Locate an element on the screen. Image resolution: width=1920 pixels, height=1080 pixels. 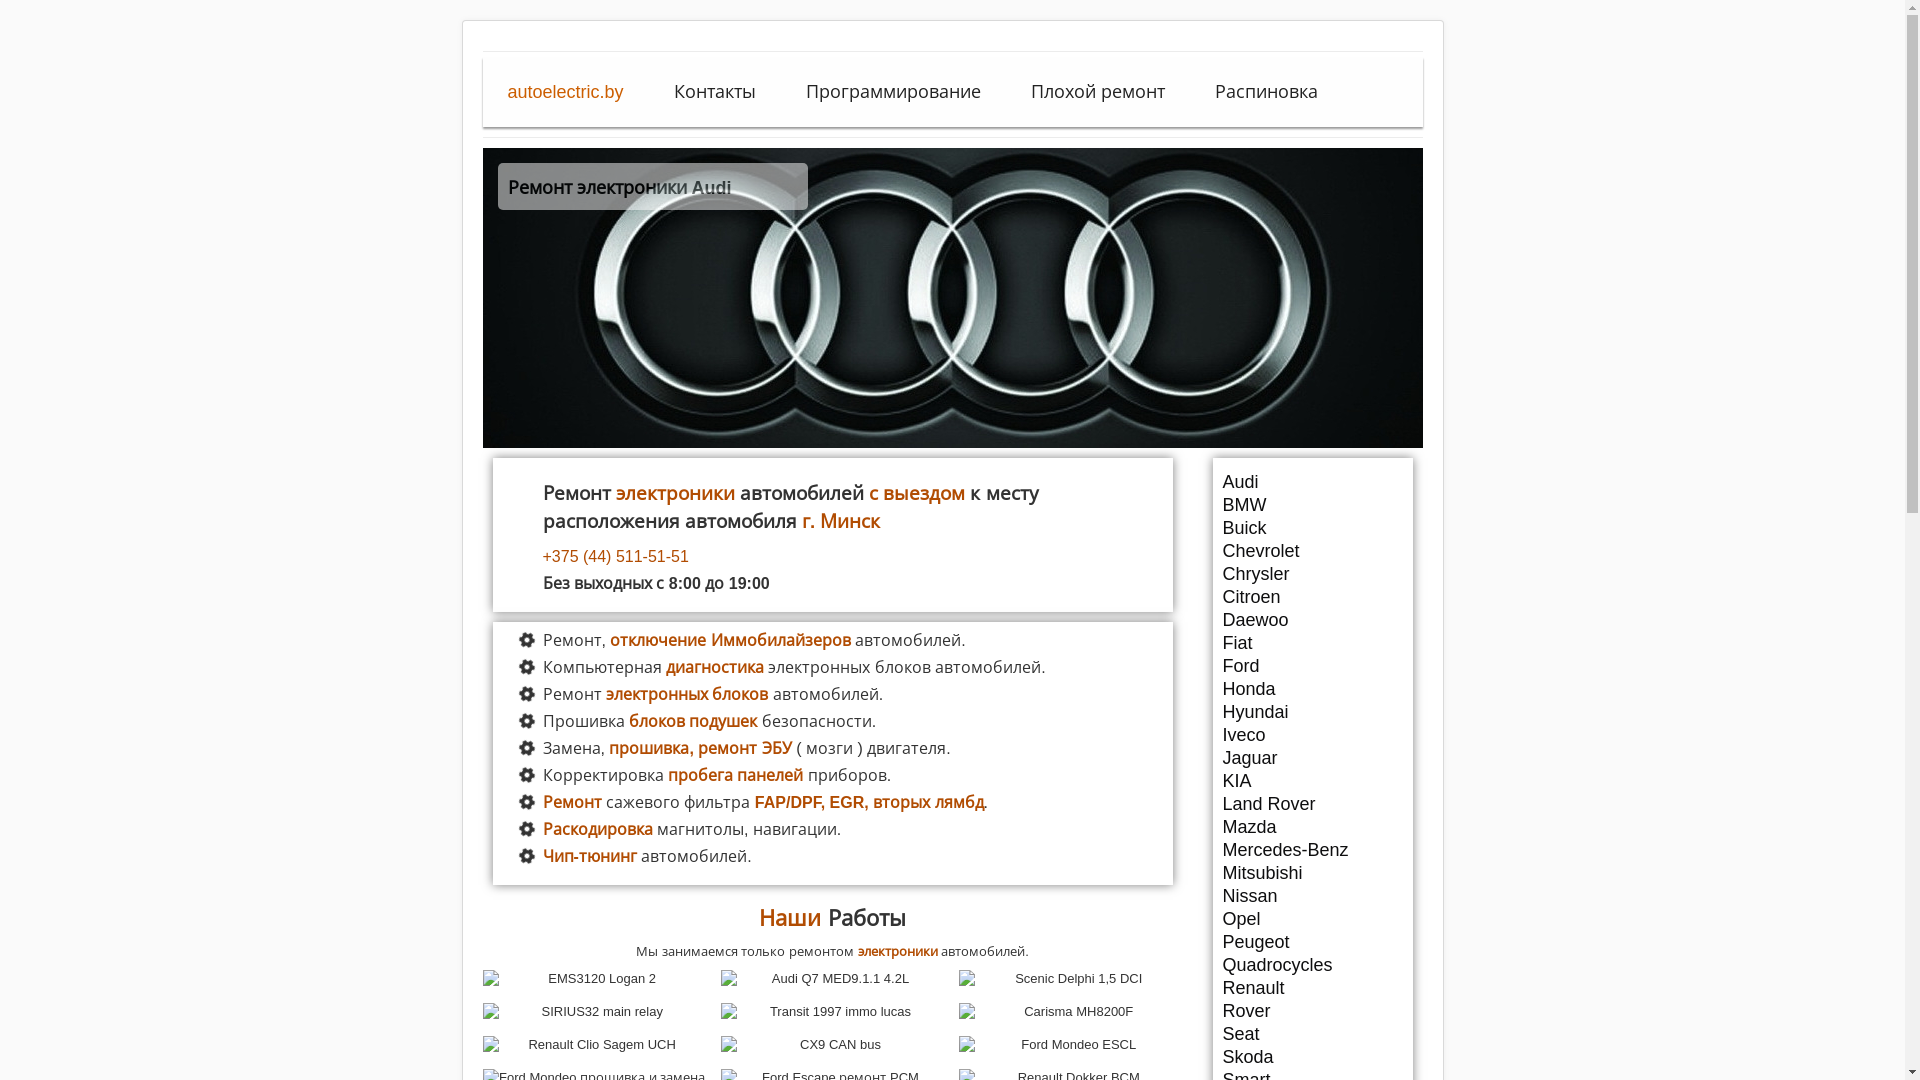
'Buick' is located at coordinates (1311, 527).